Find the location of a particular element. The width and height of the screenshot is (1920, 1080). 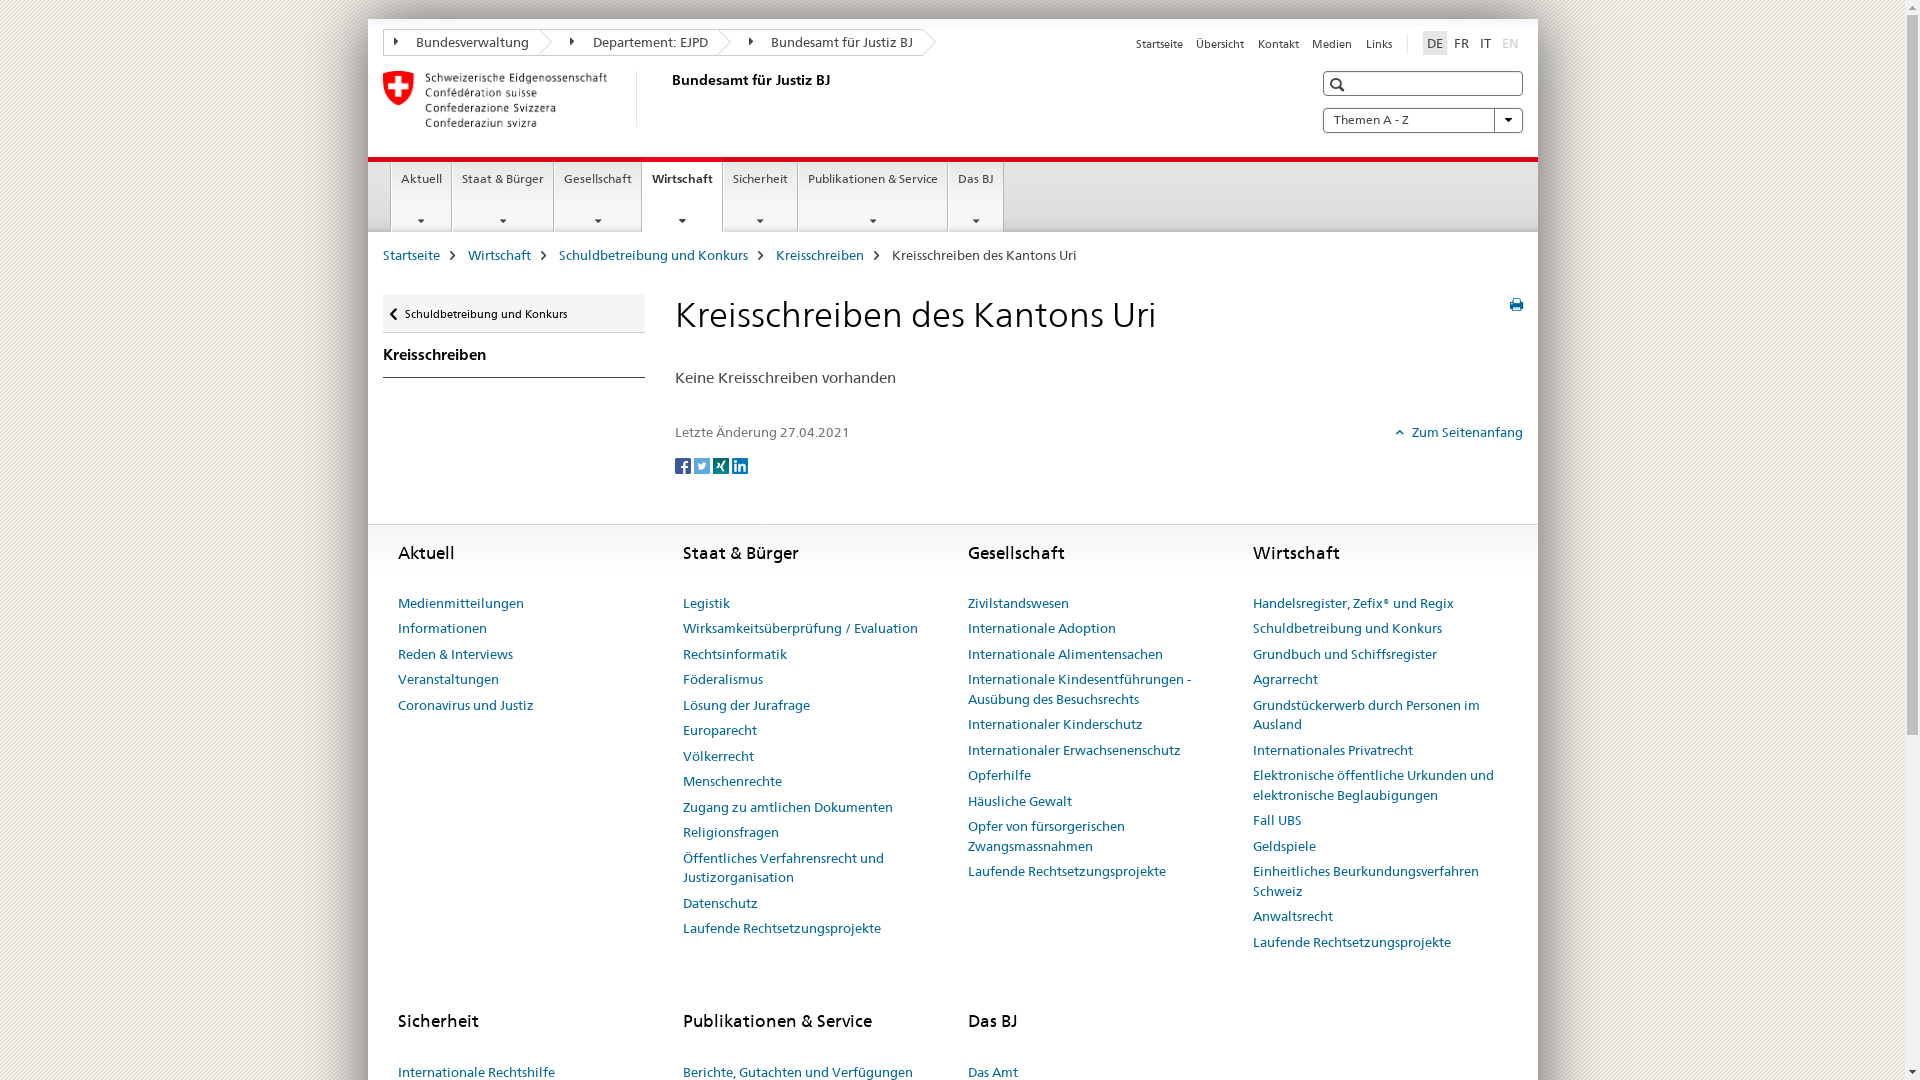

'Links' is located at coordinates (1377, 43).